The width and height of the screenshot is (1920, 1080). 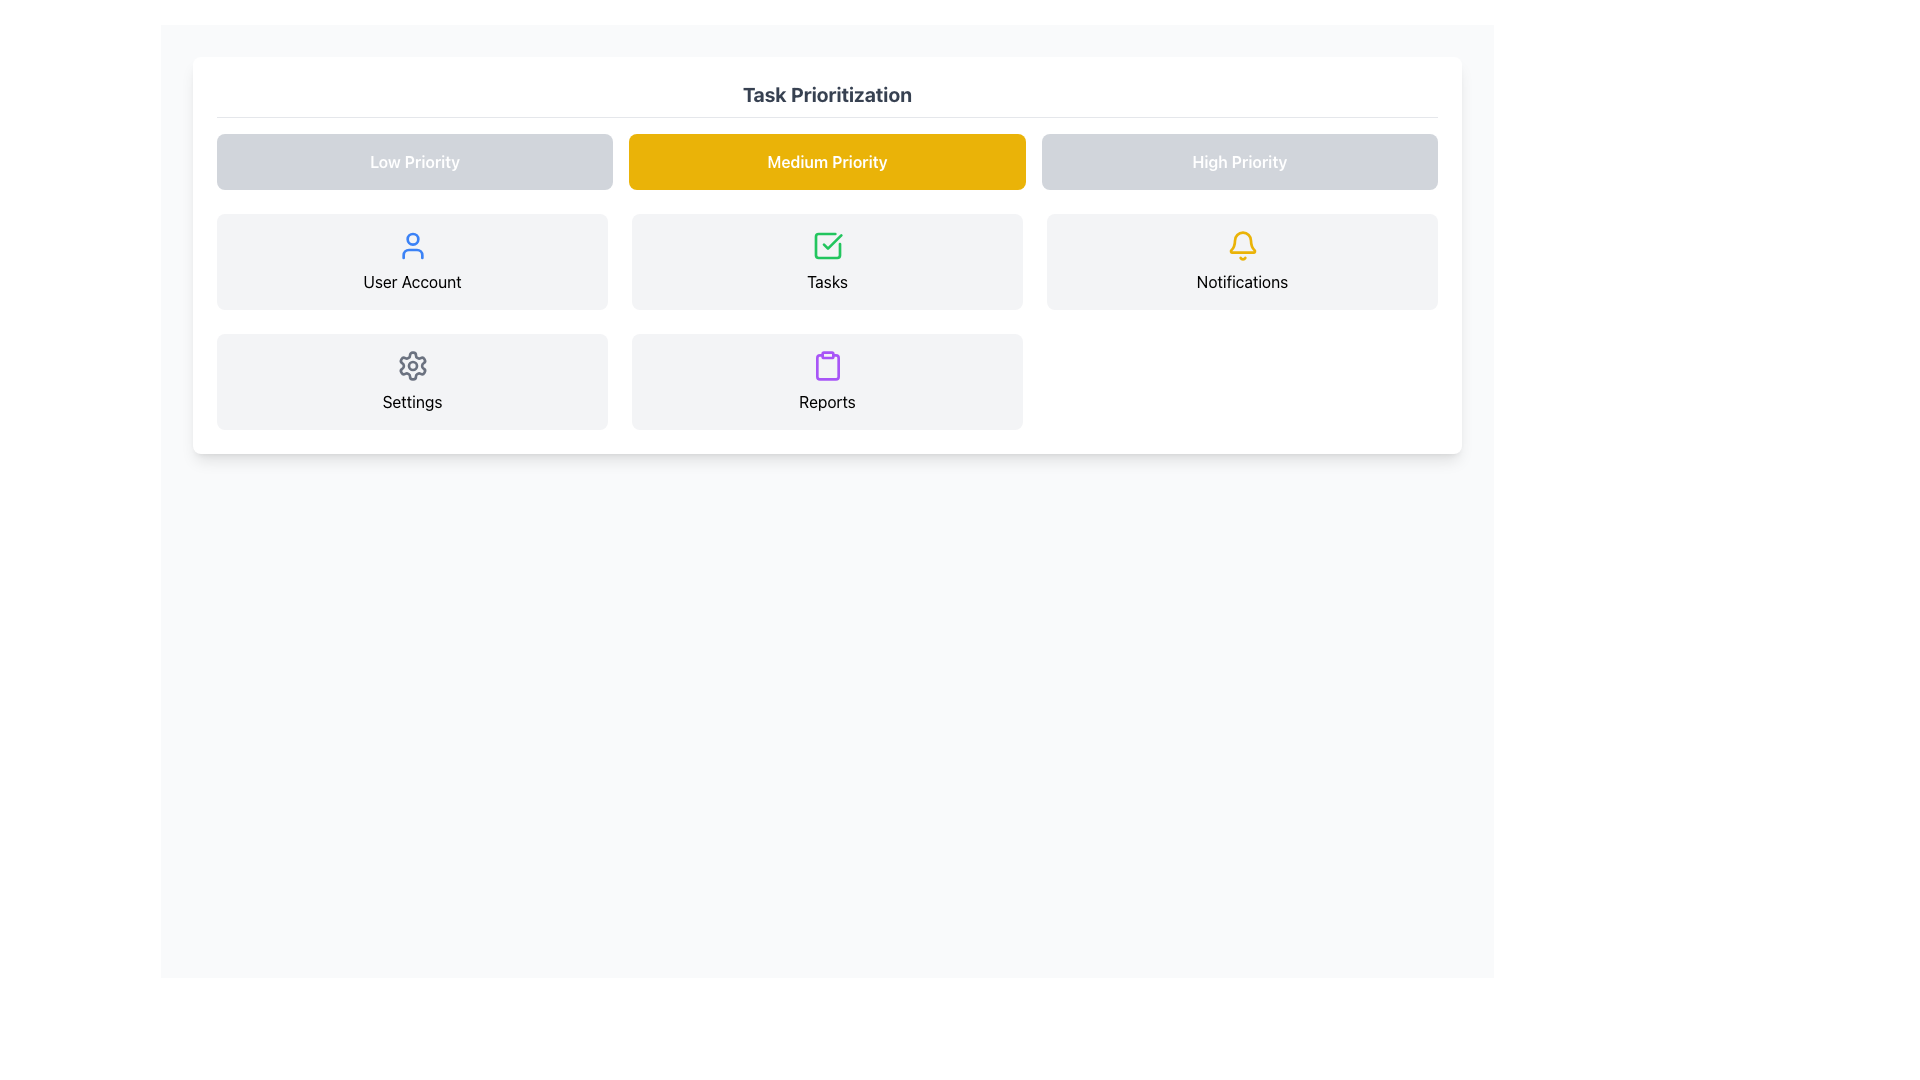 What do you see at coordinates (1238, 161) in the screenshot?
I see `the 'High Priority' button located at the top-right corner of the grid layout, which is the third button following 'Low Priority' and 'Medium Priority', to trigger the hover effect` at bounding box center [1238, 161].